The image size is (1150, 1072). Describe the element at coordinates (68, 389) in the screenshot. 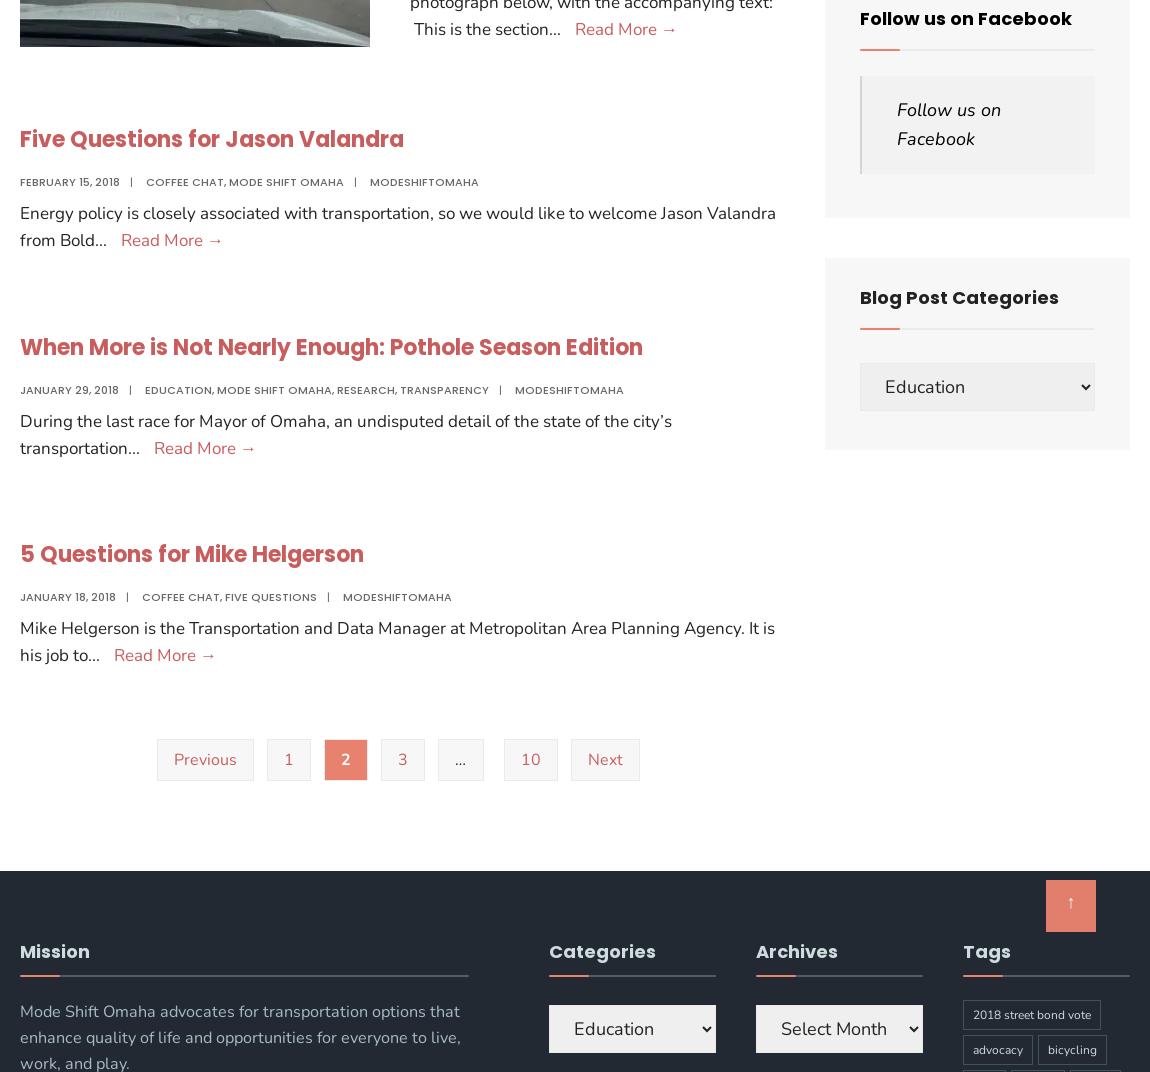

I see `'January 29, 2018'` at that location.